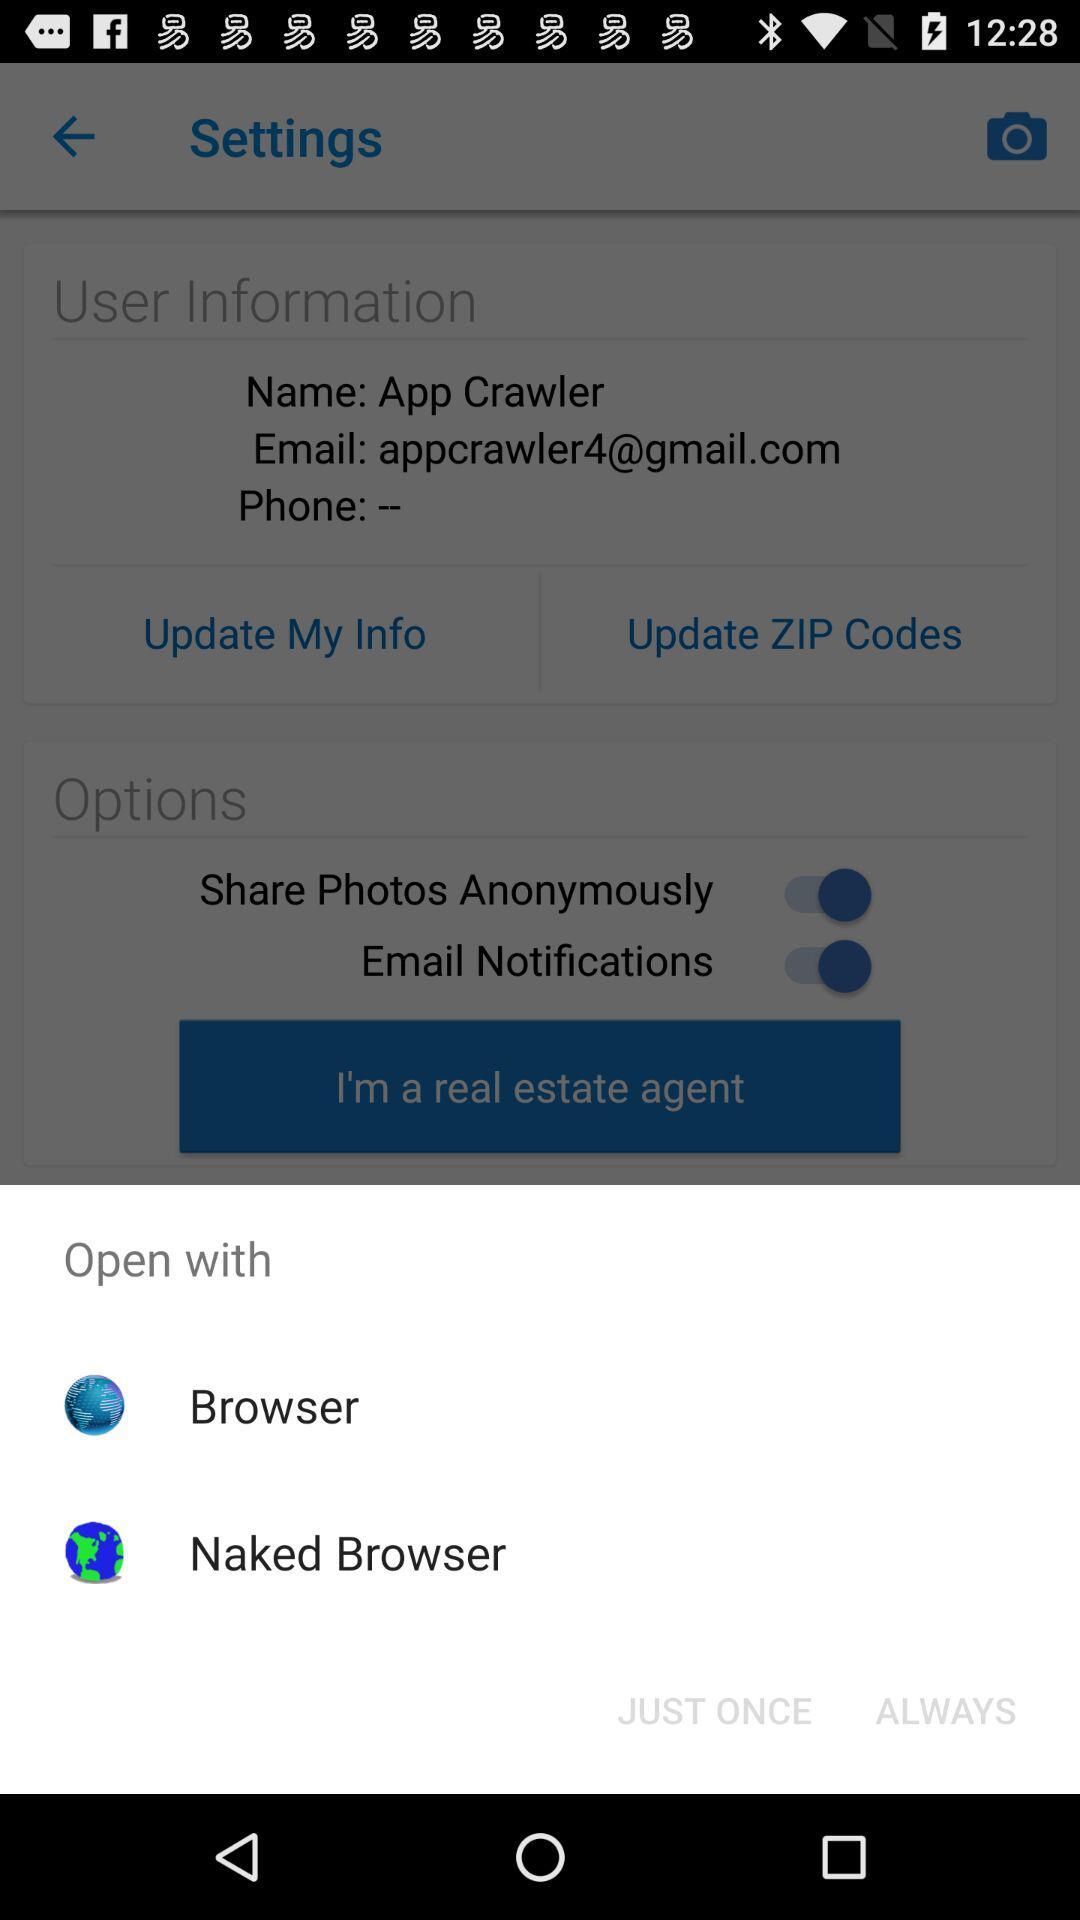  What do you see at coordinates (945, 1708) in the screenshot?
I see `app below the open with app` at bounding box center [945, 1708].